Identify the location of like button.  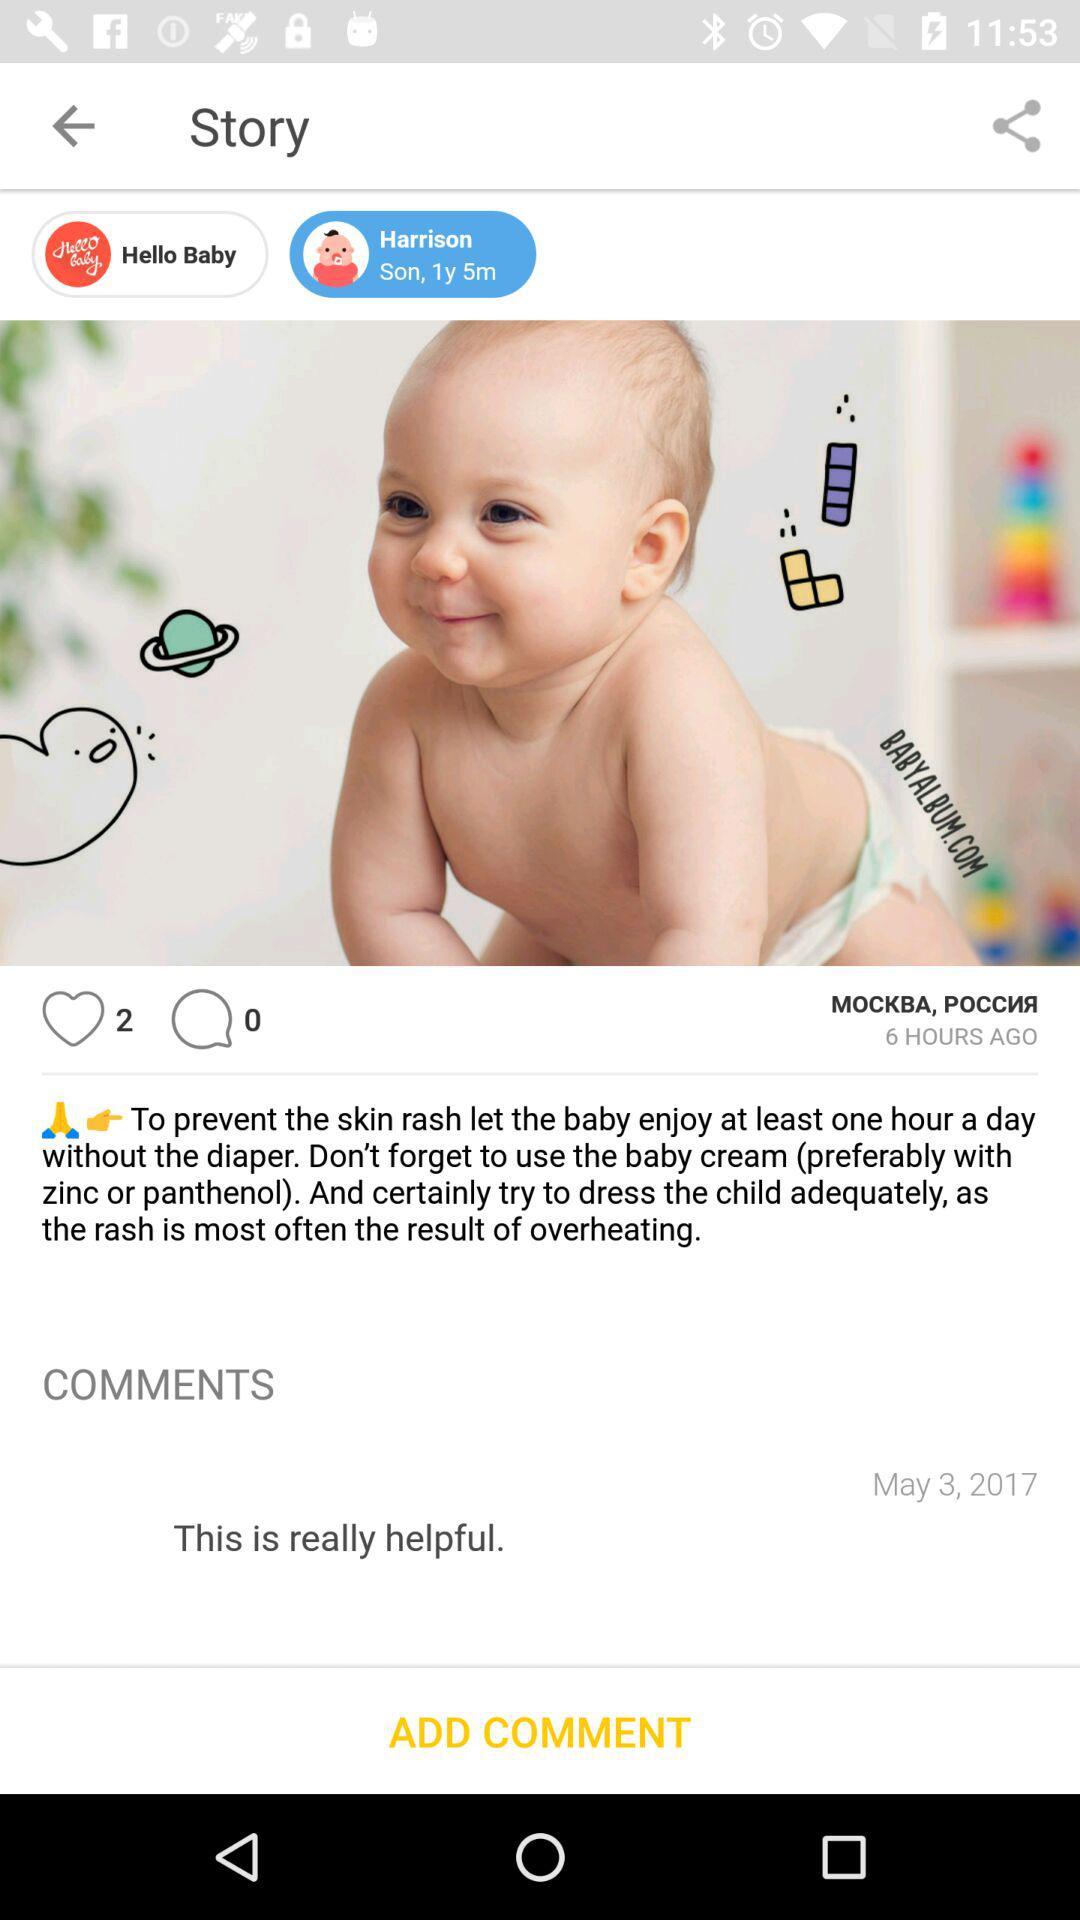
(72, 1019).